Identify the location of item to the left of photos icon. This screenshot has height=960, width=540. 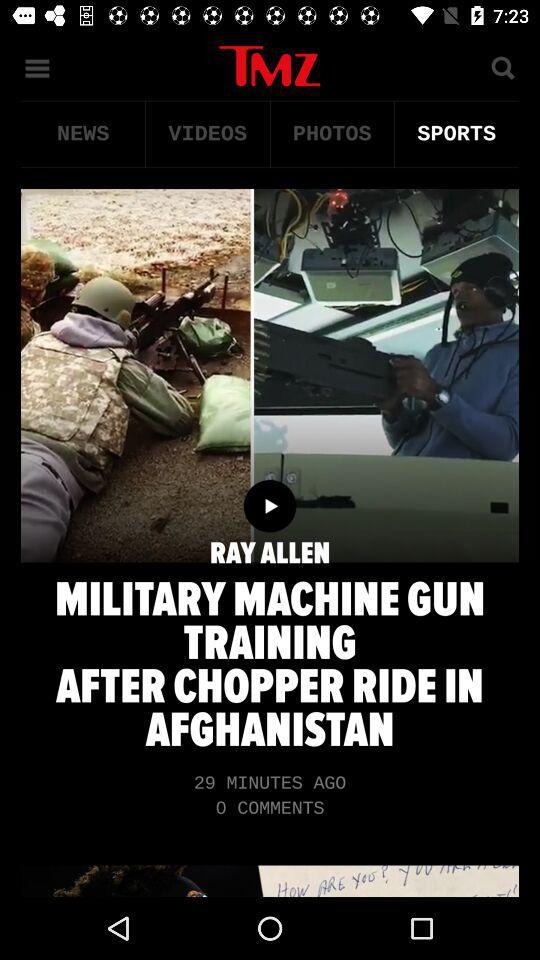
(206, 133).